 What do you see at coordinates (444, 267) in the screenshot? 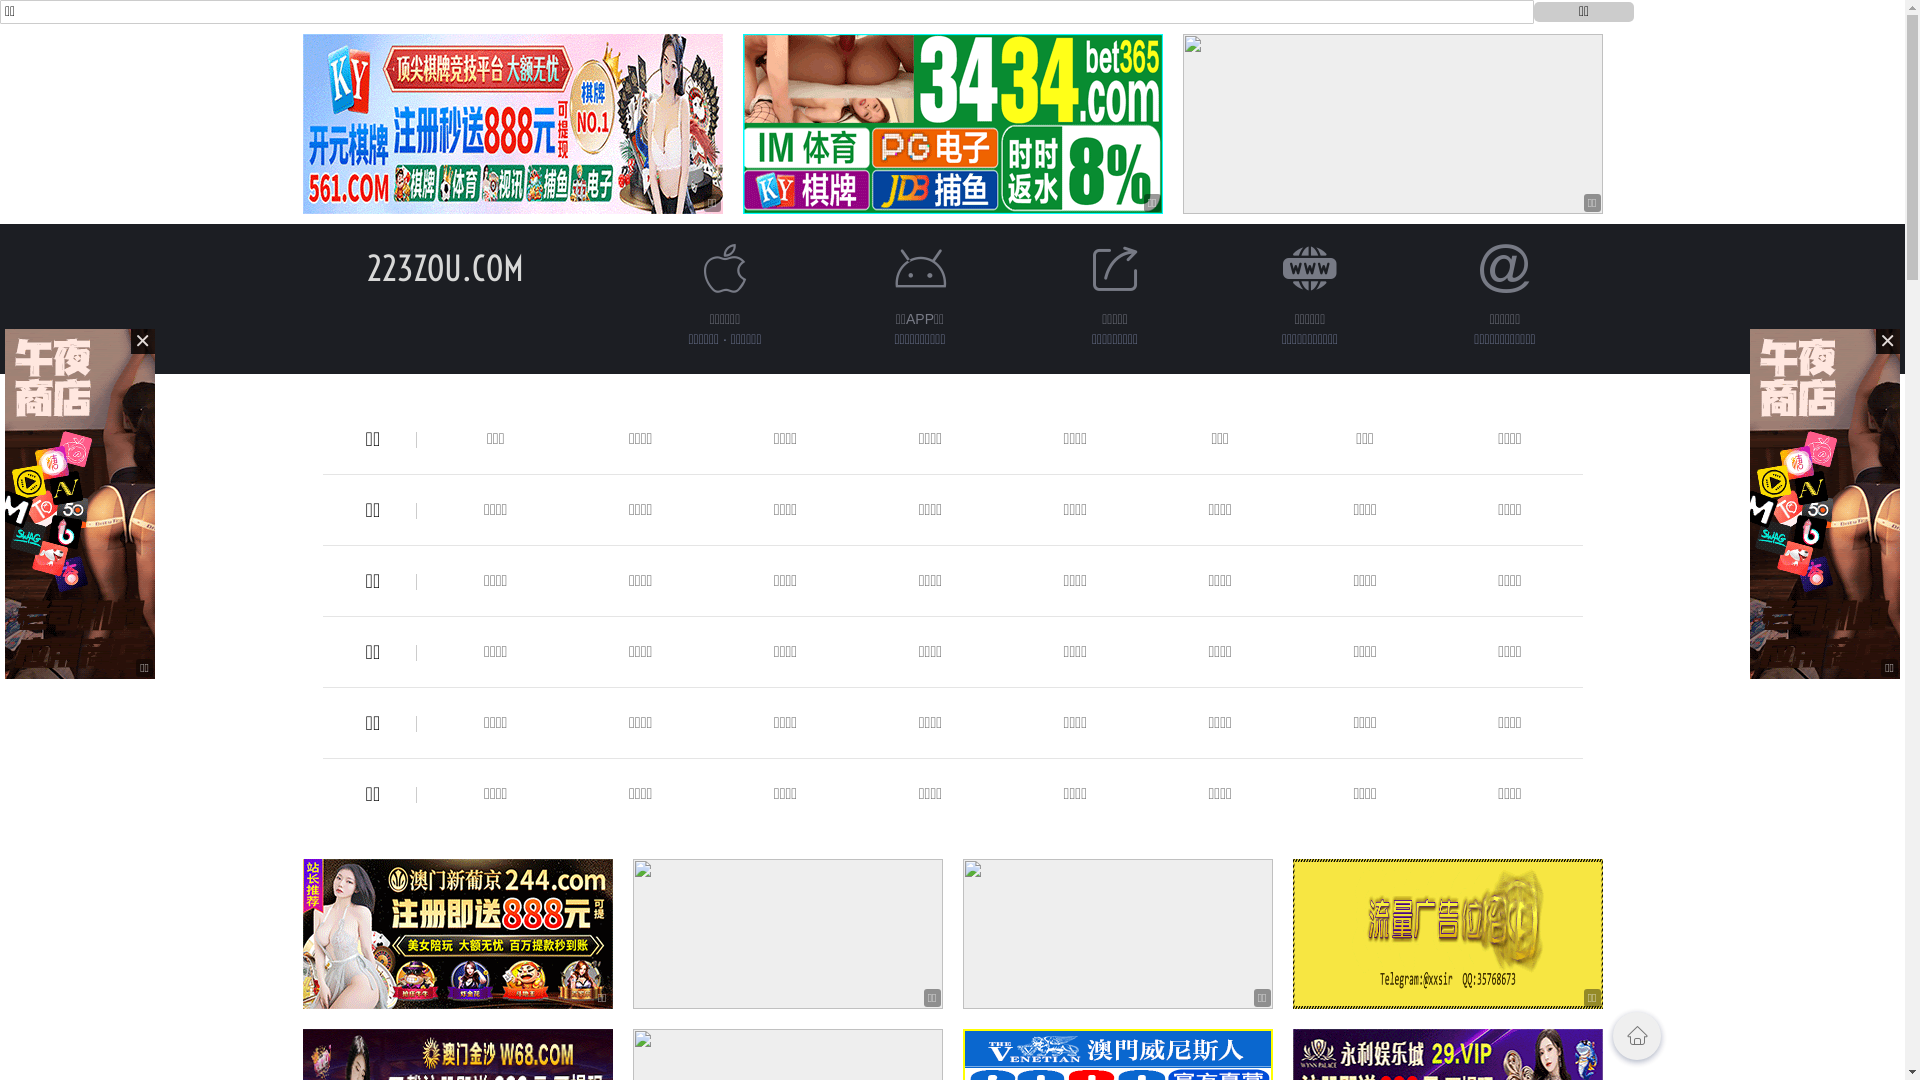
I see `'223ZOU.COM'` at bounding box center [444, 267].